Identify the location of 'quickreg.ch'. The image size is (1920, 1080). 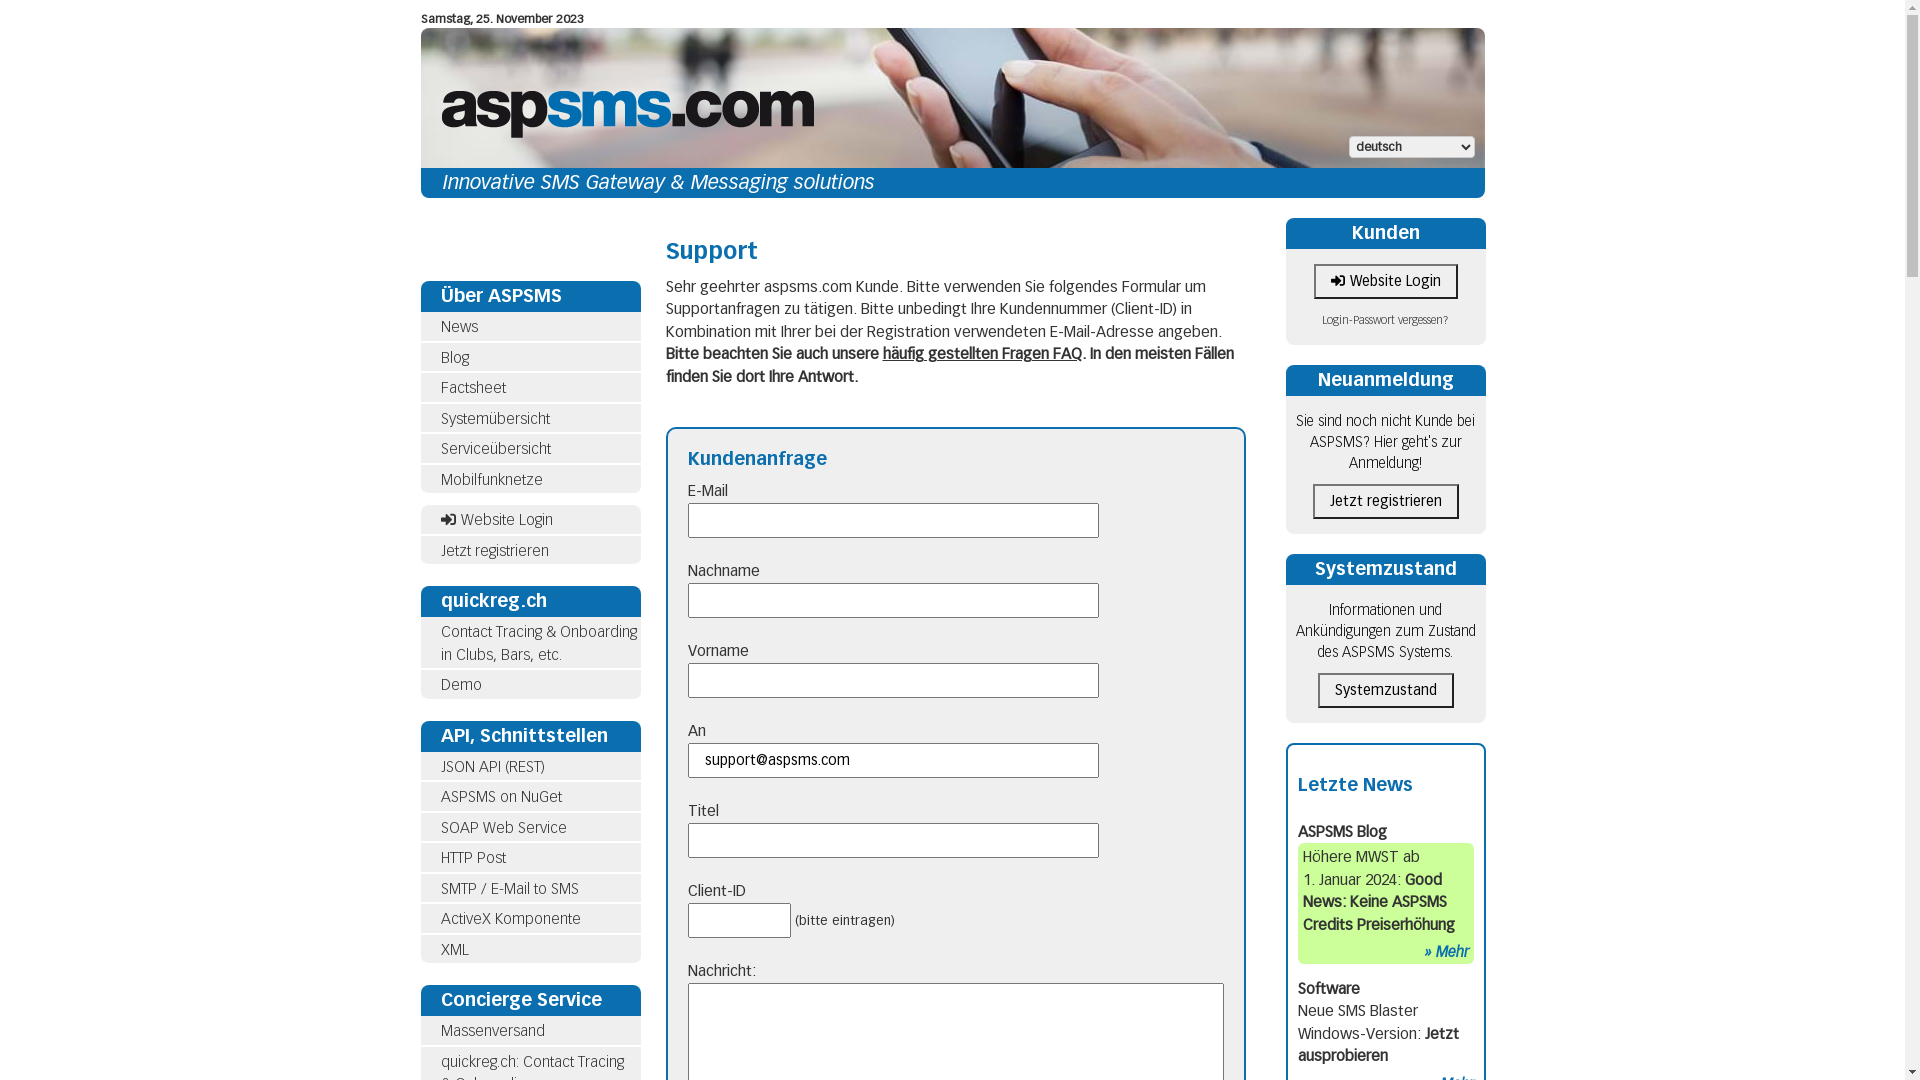
(493, 600).